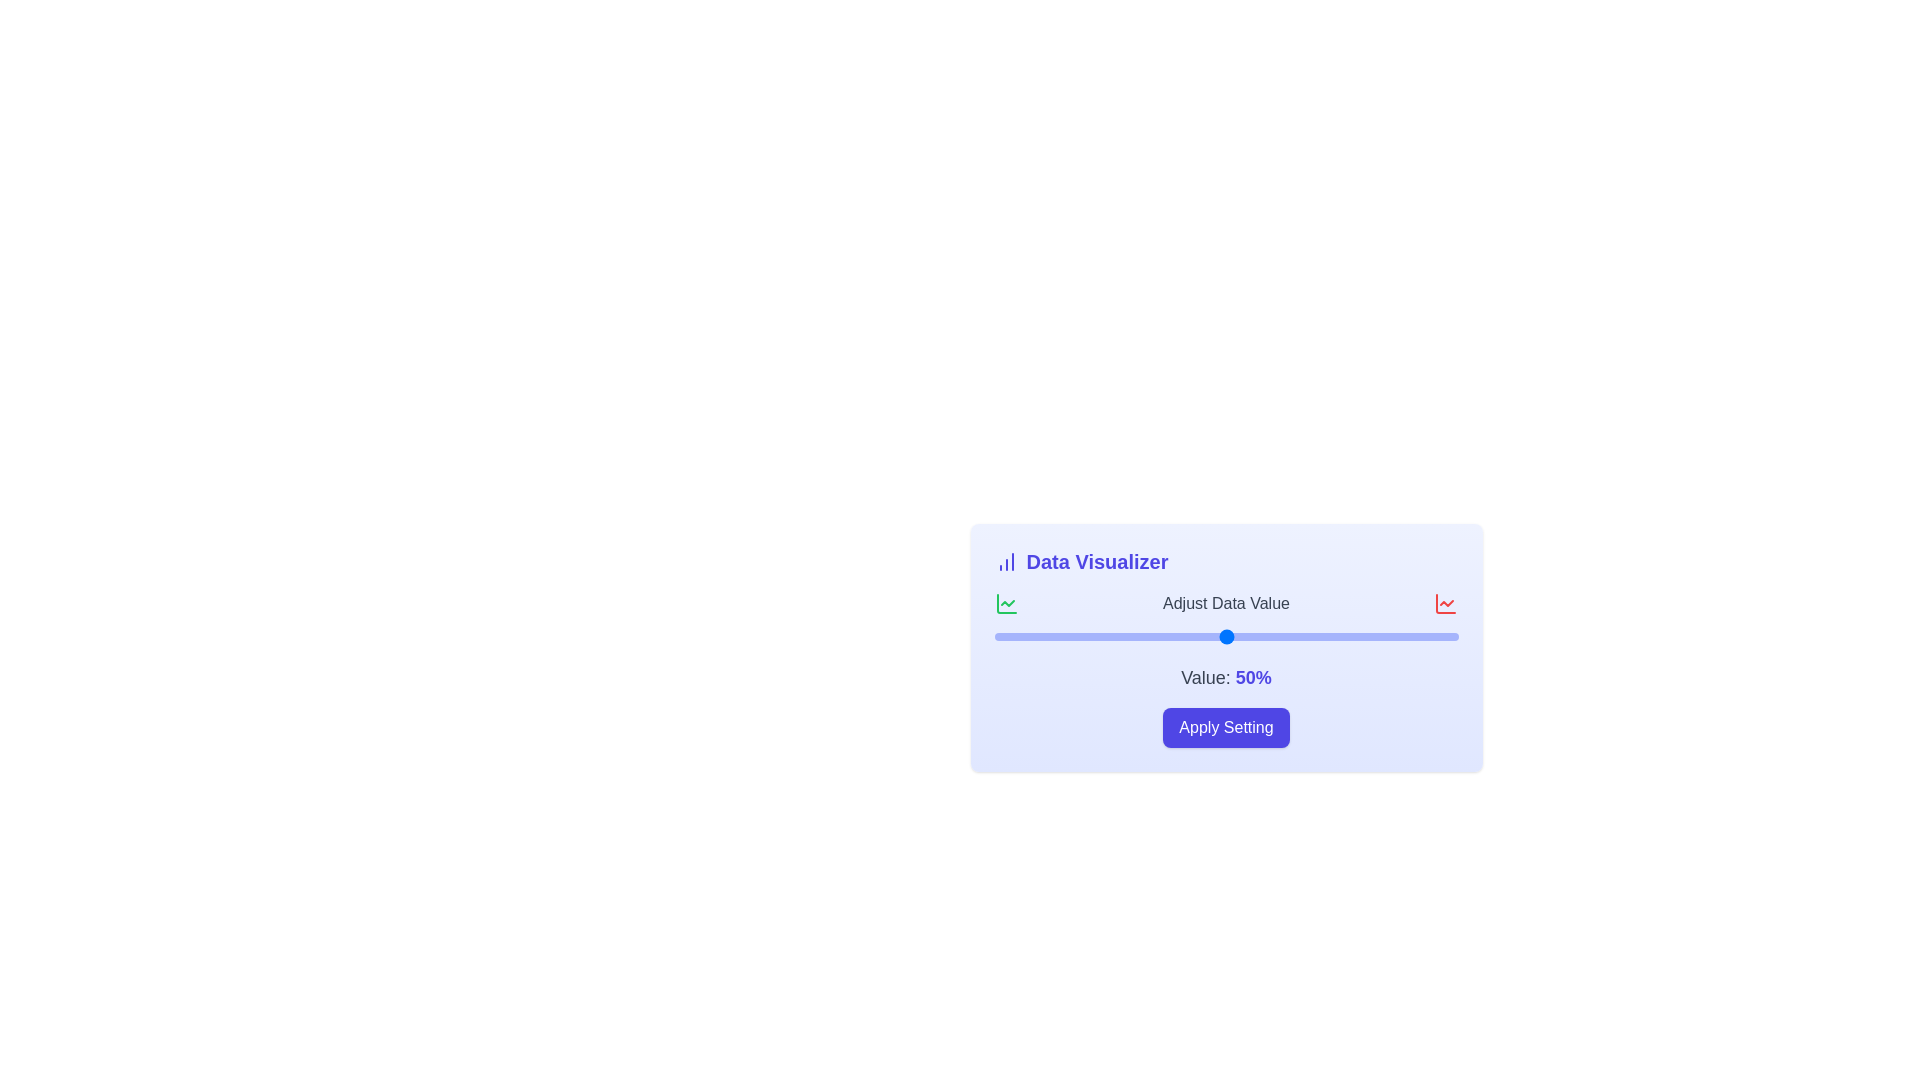  What do you see at coordinates (1077, 636) in the screenshot?
I see `the slider value` at bounding box center [1077, 636].